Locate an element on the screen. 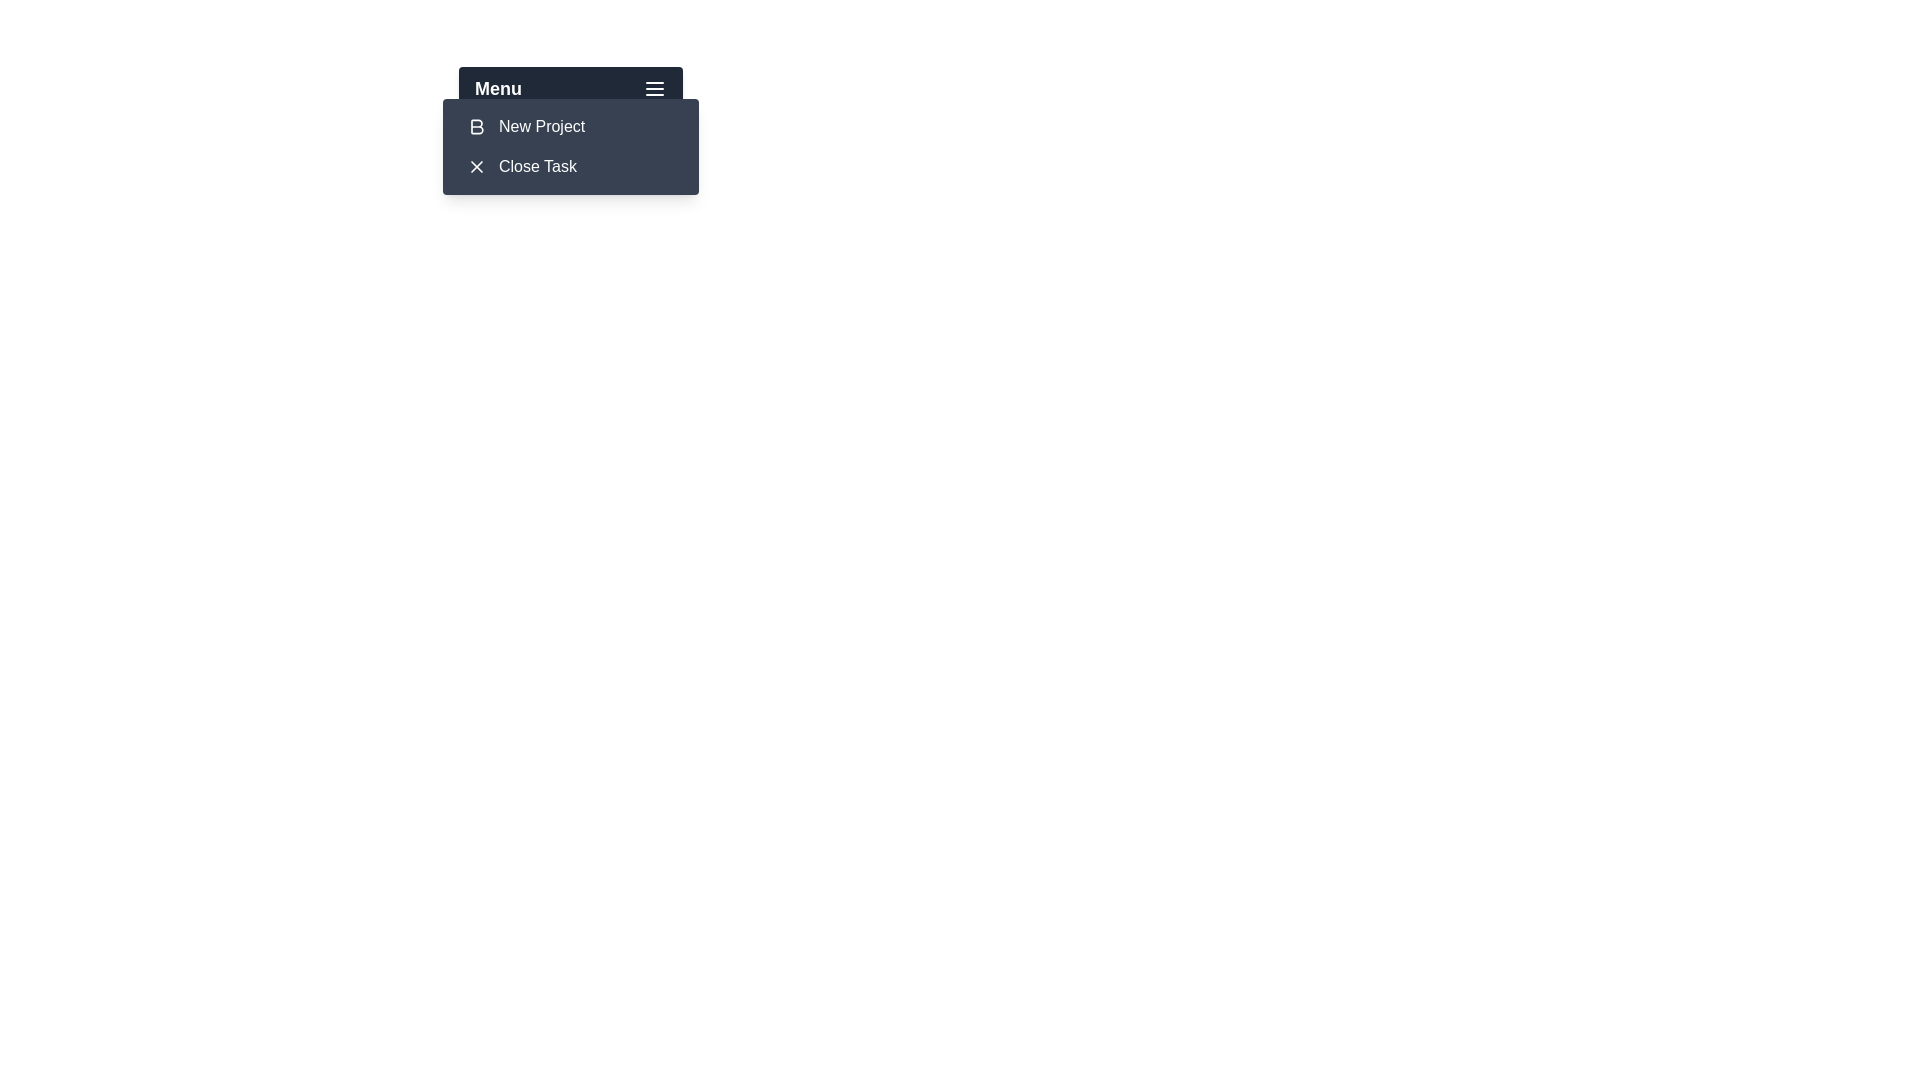  the 'Close Task' text label, which is displayed in white font and is part of a dropdown menu under the 'Menu' header, adjacent to an 'X' icon is located at coordinates (537, 165).